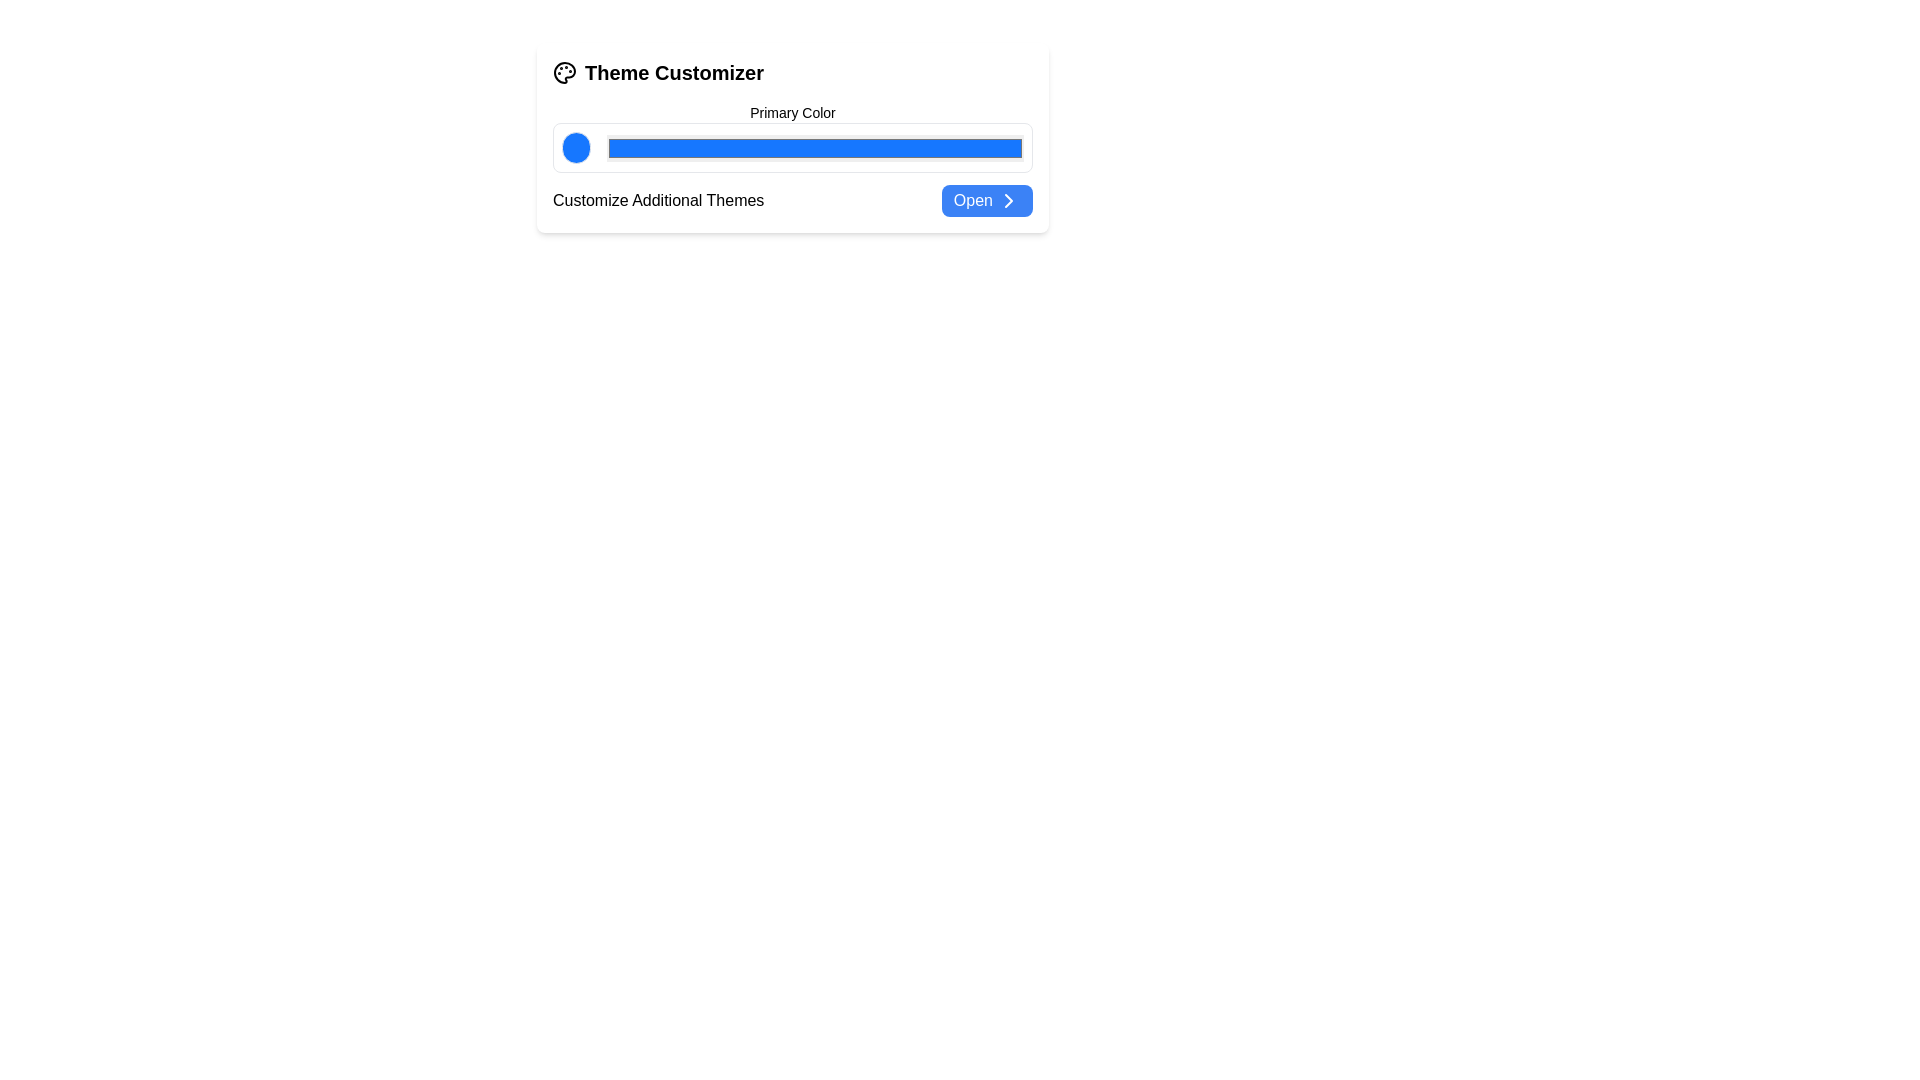  Describe the element at coordinates (1008, 200) in the screenshot. I see `the right-facing chevron icon located near the right edge of the 'Open' button, which indicates interactivity and suggests further navigation or expandable options` at that location.